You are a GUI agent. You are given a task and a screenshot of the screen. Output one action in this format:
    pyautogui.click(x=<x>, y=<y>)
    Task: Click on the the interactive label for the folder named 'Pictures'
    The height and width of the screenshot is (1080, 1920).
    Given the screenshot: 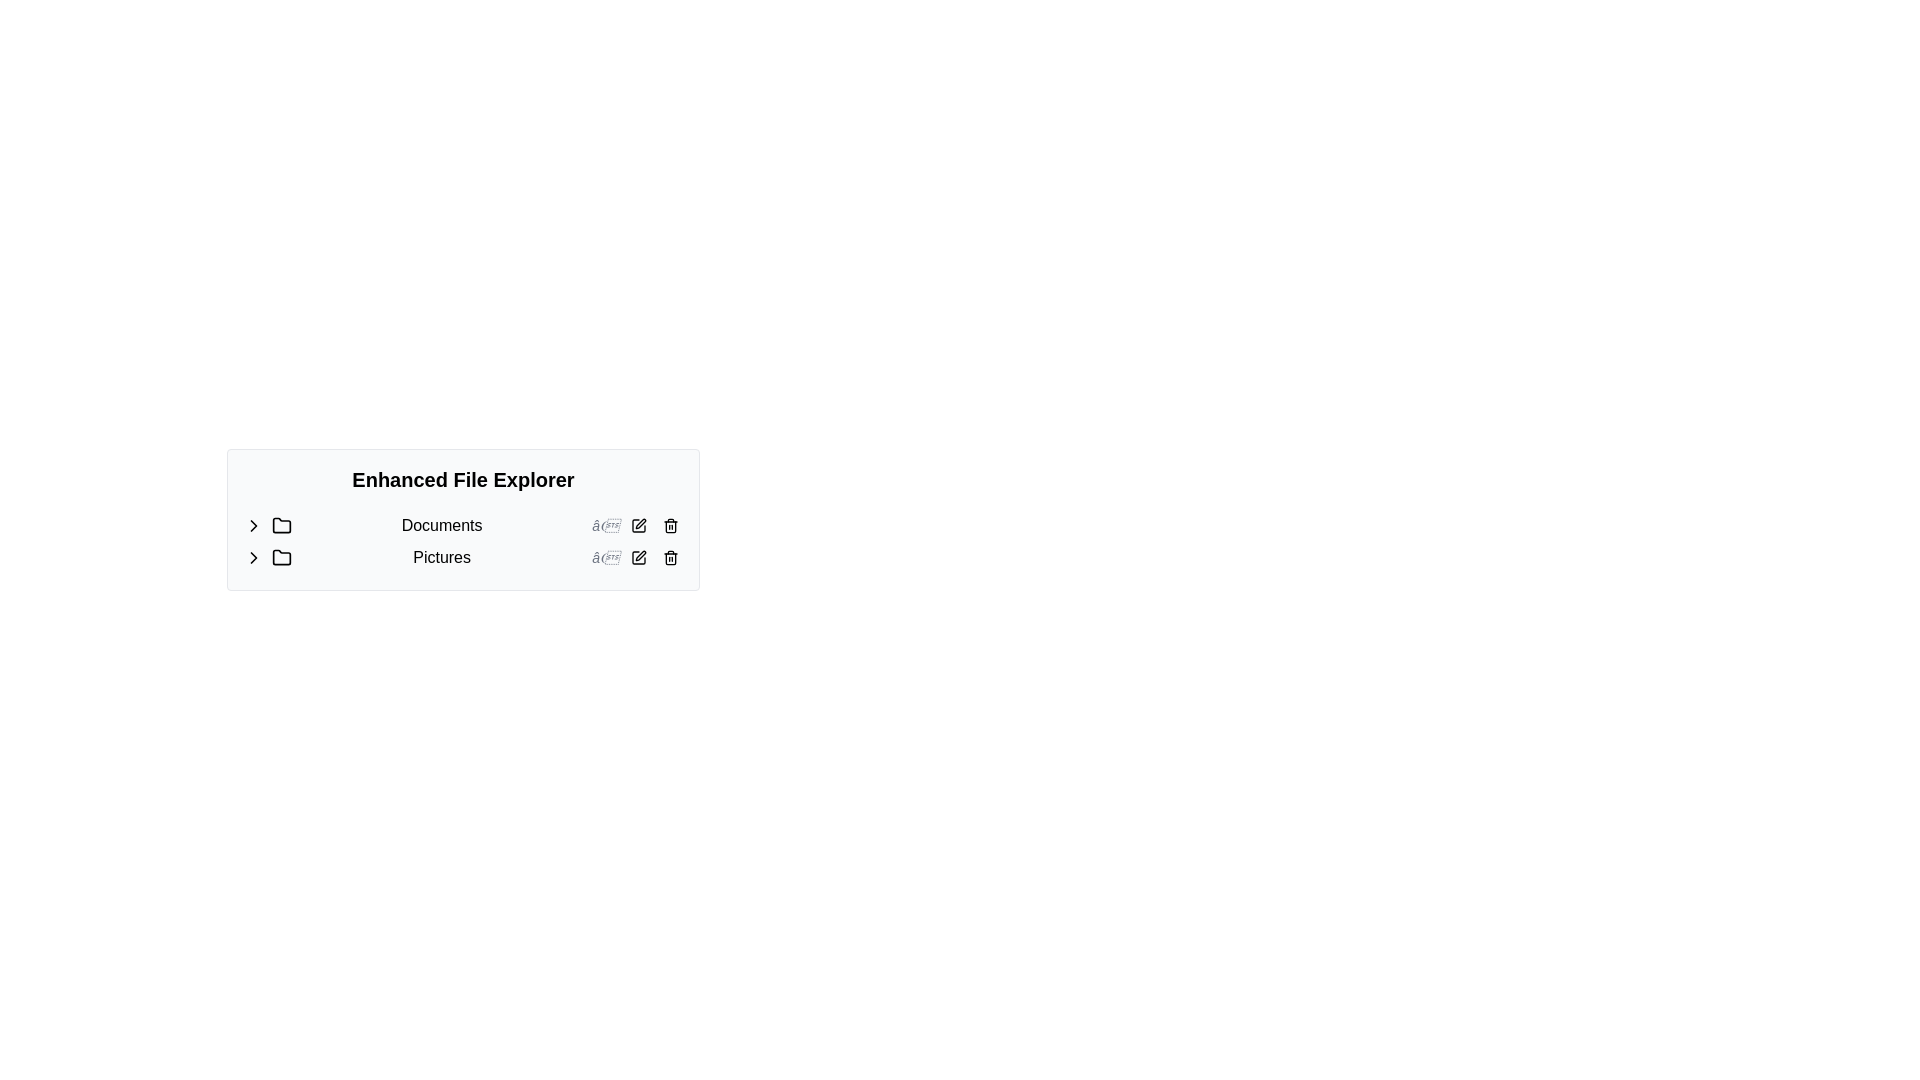 What is the action you would take?
    pyautogui.click(x=462, y=558)
    